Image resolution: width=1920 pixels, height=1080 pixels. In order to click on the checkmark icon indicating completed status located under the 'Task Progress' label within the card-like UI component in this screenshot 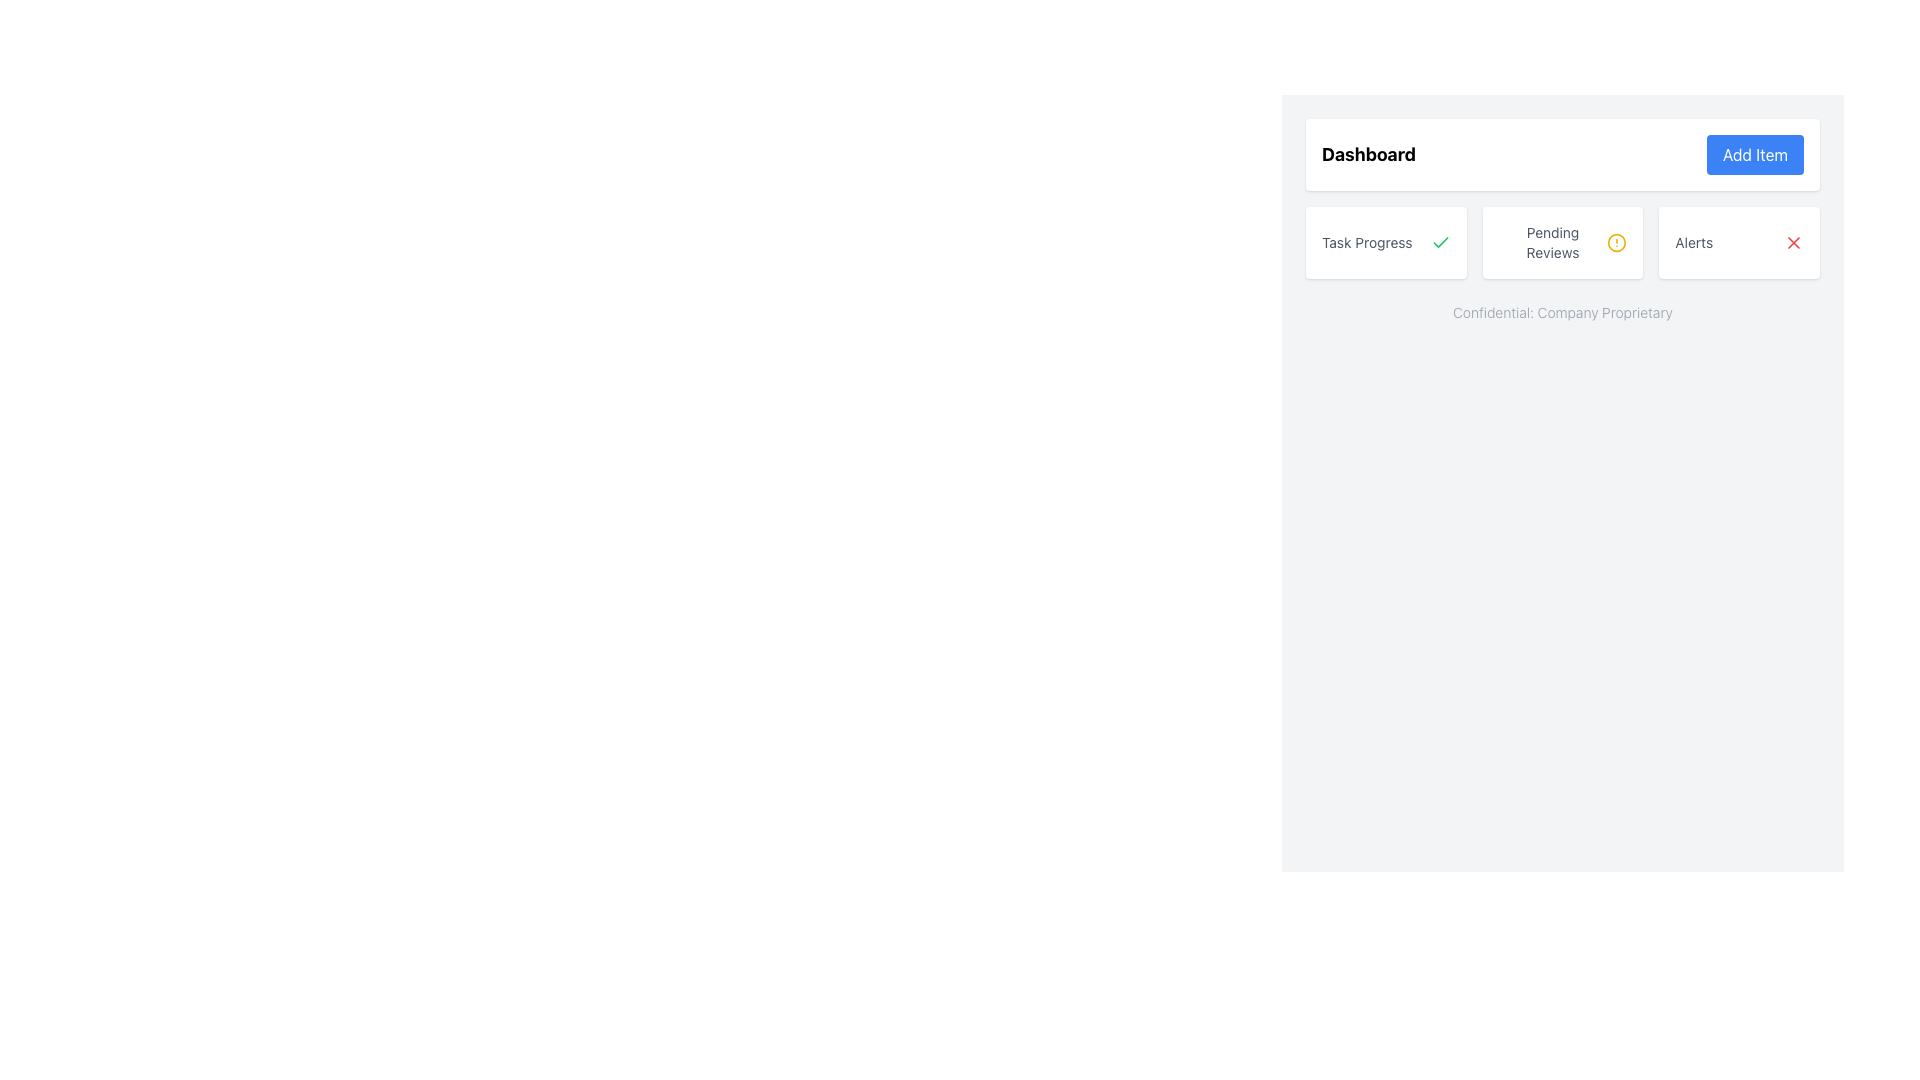, I will do `click(1440, 241)`.